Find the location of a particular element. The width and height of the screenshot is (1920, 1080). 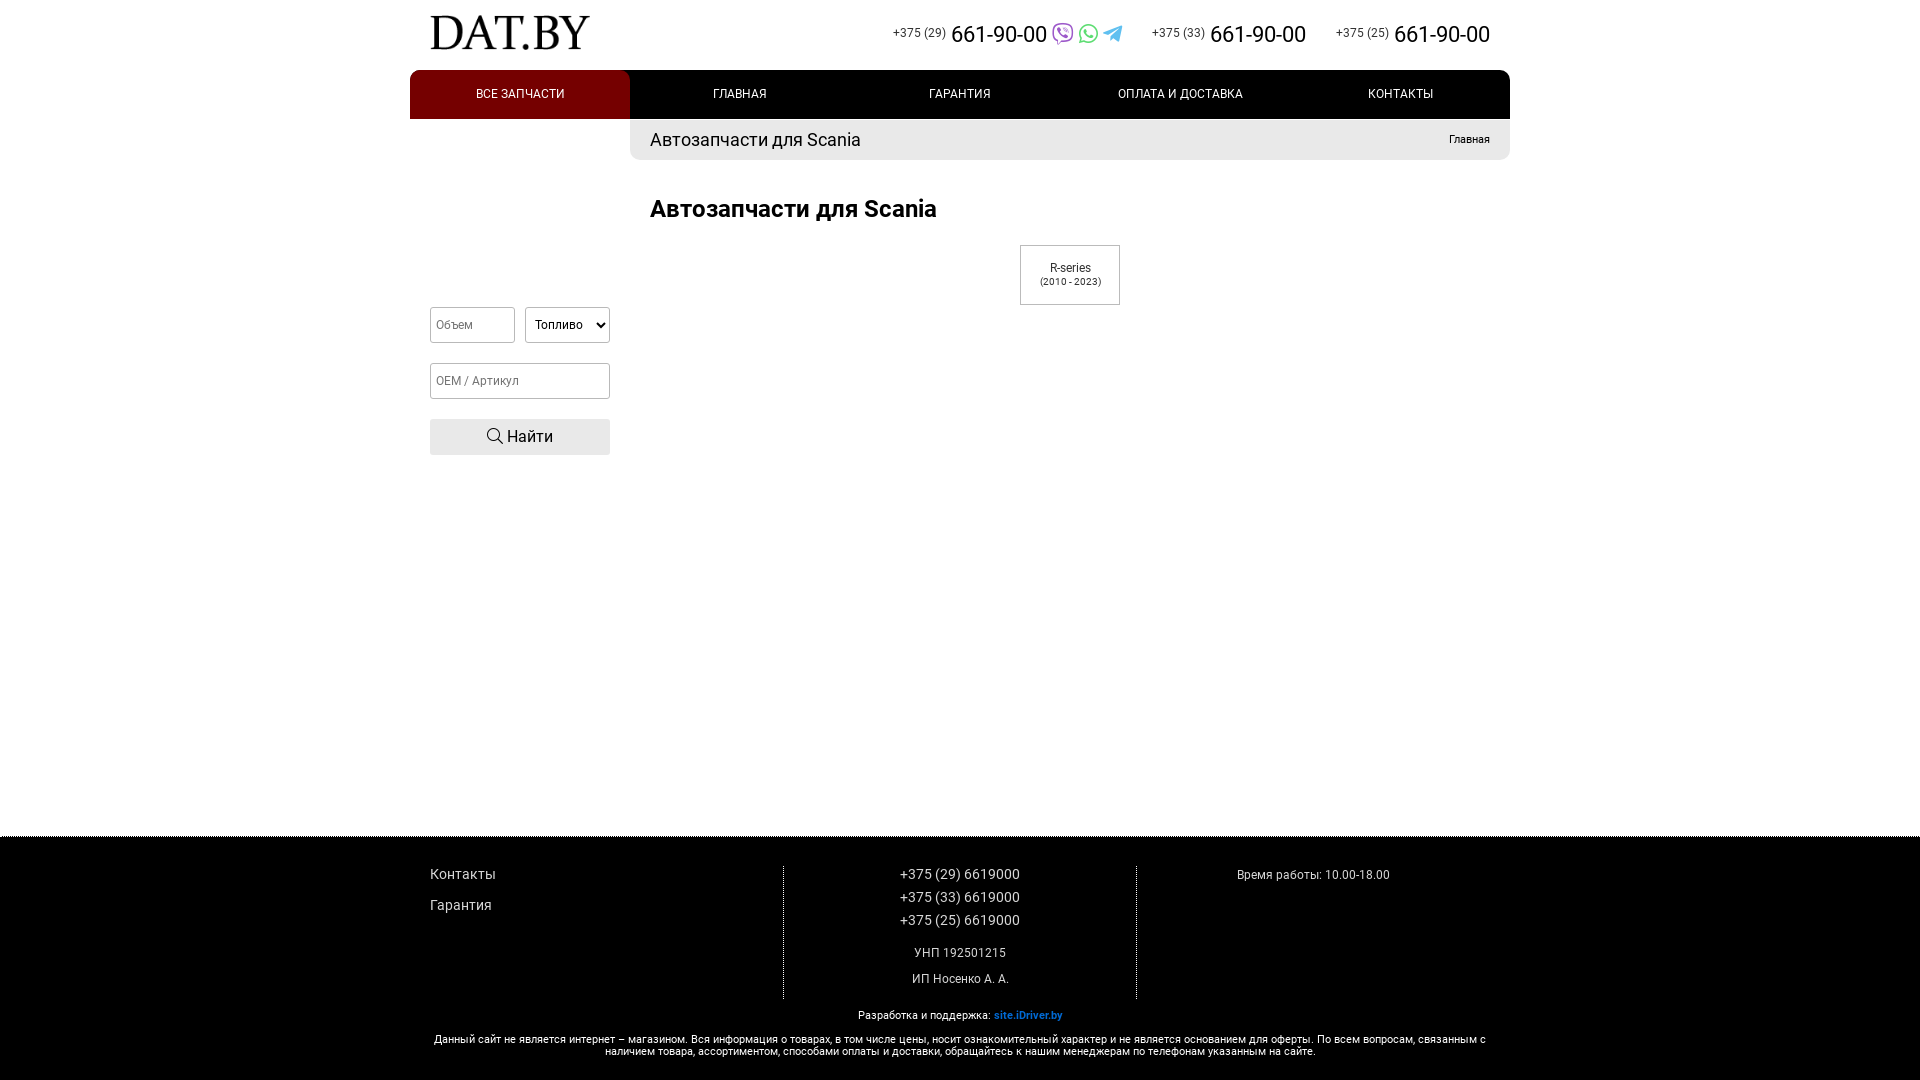

'+375 (25) 6619000' is located at coordinates (960, 920).